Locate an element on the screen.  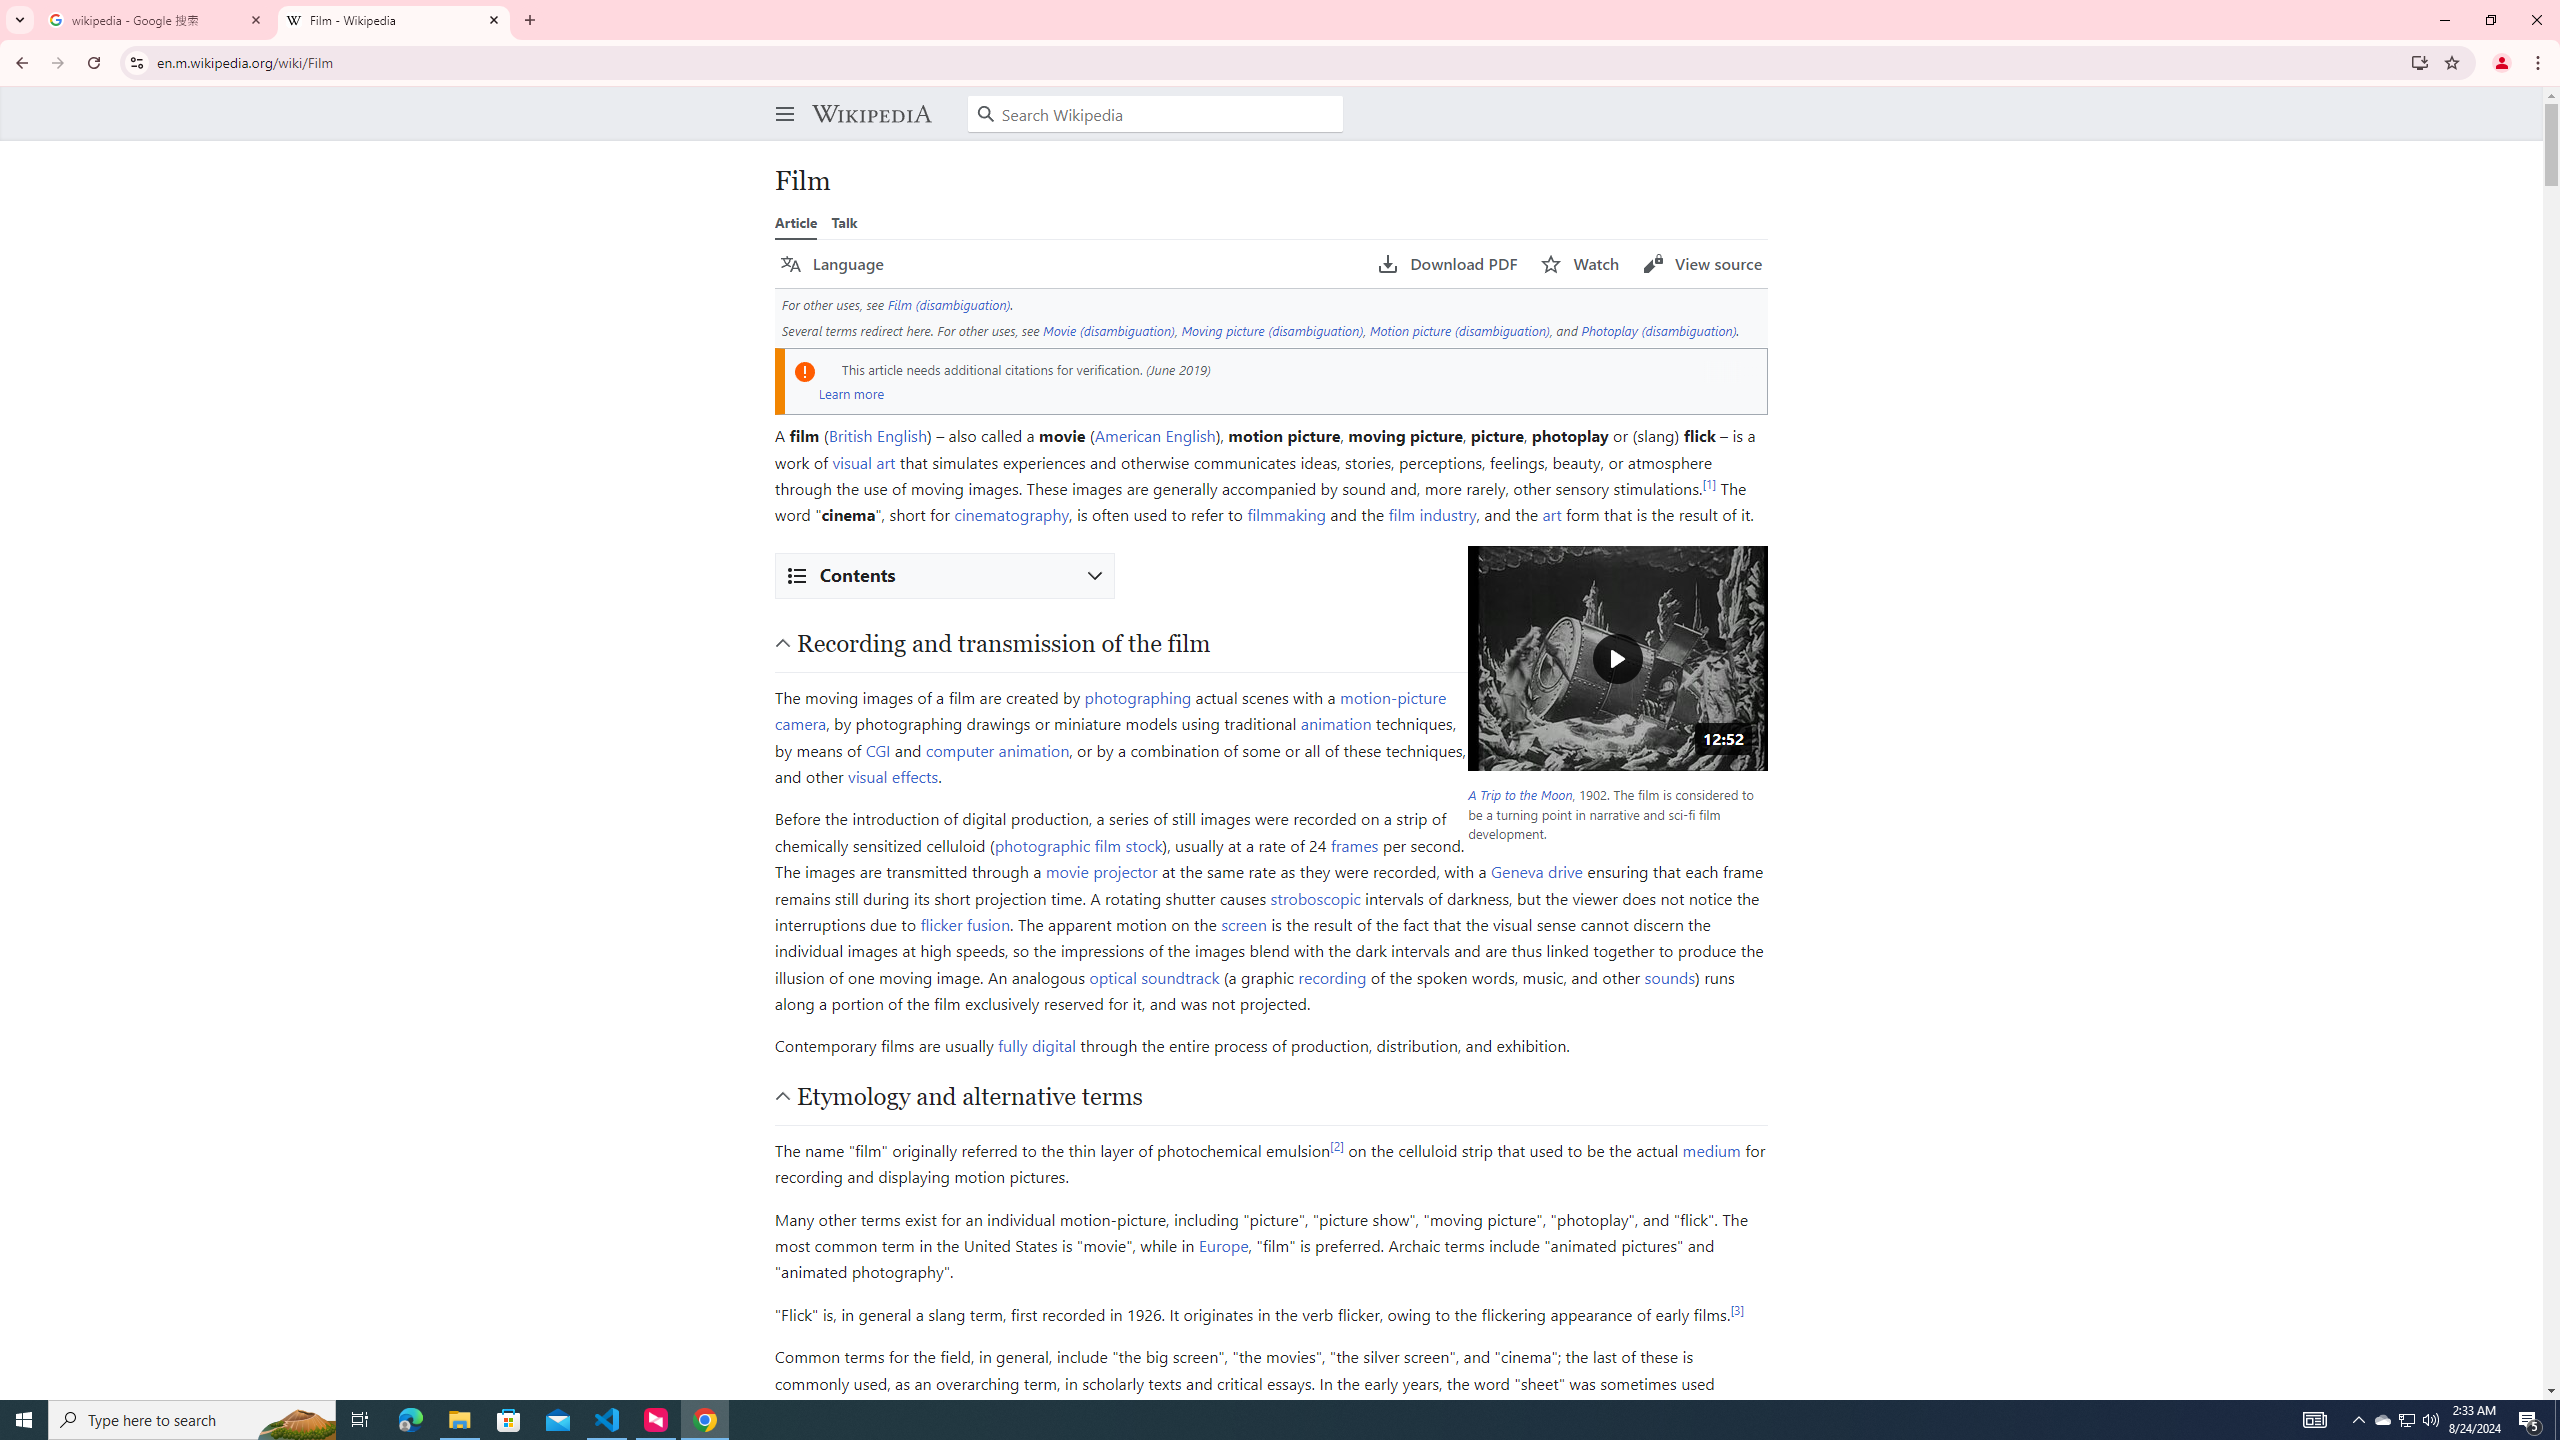
'Film - Wikipedia' is located at coordinates (394, 19).